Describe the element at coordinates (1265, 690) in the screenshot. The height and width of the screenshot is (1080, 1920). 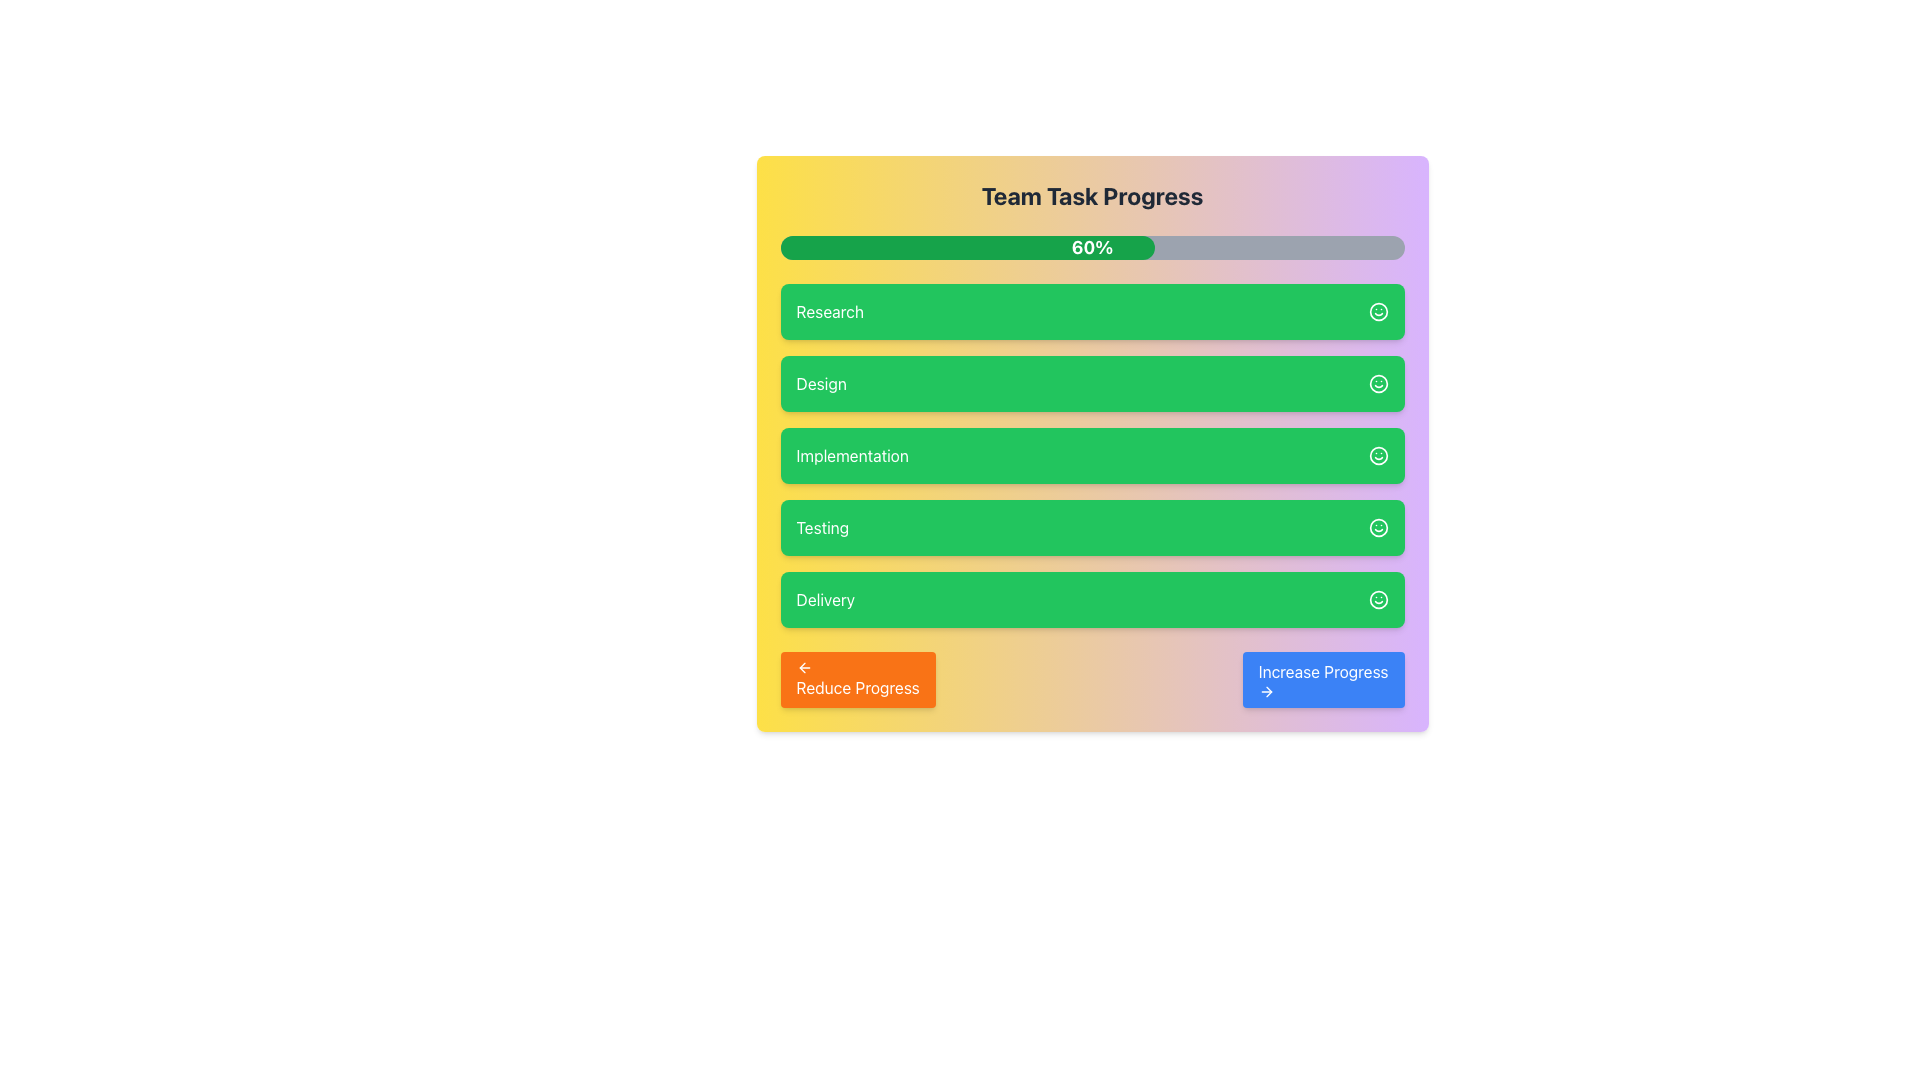
I see `the icon within the blue button labeled 'Increase Progress' located at the bottom-right corner of the interface, which visually indicates forward or progressive movement` at that location.